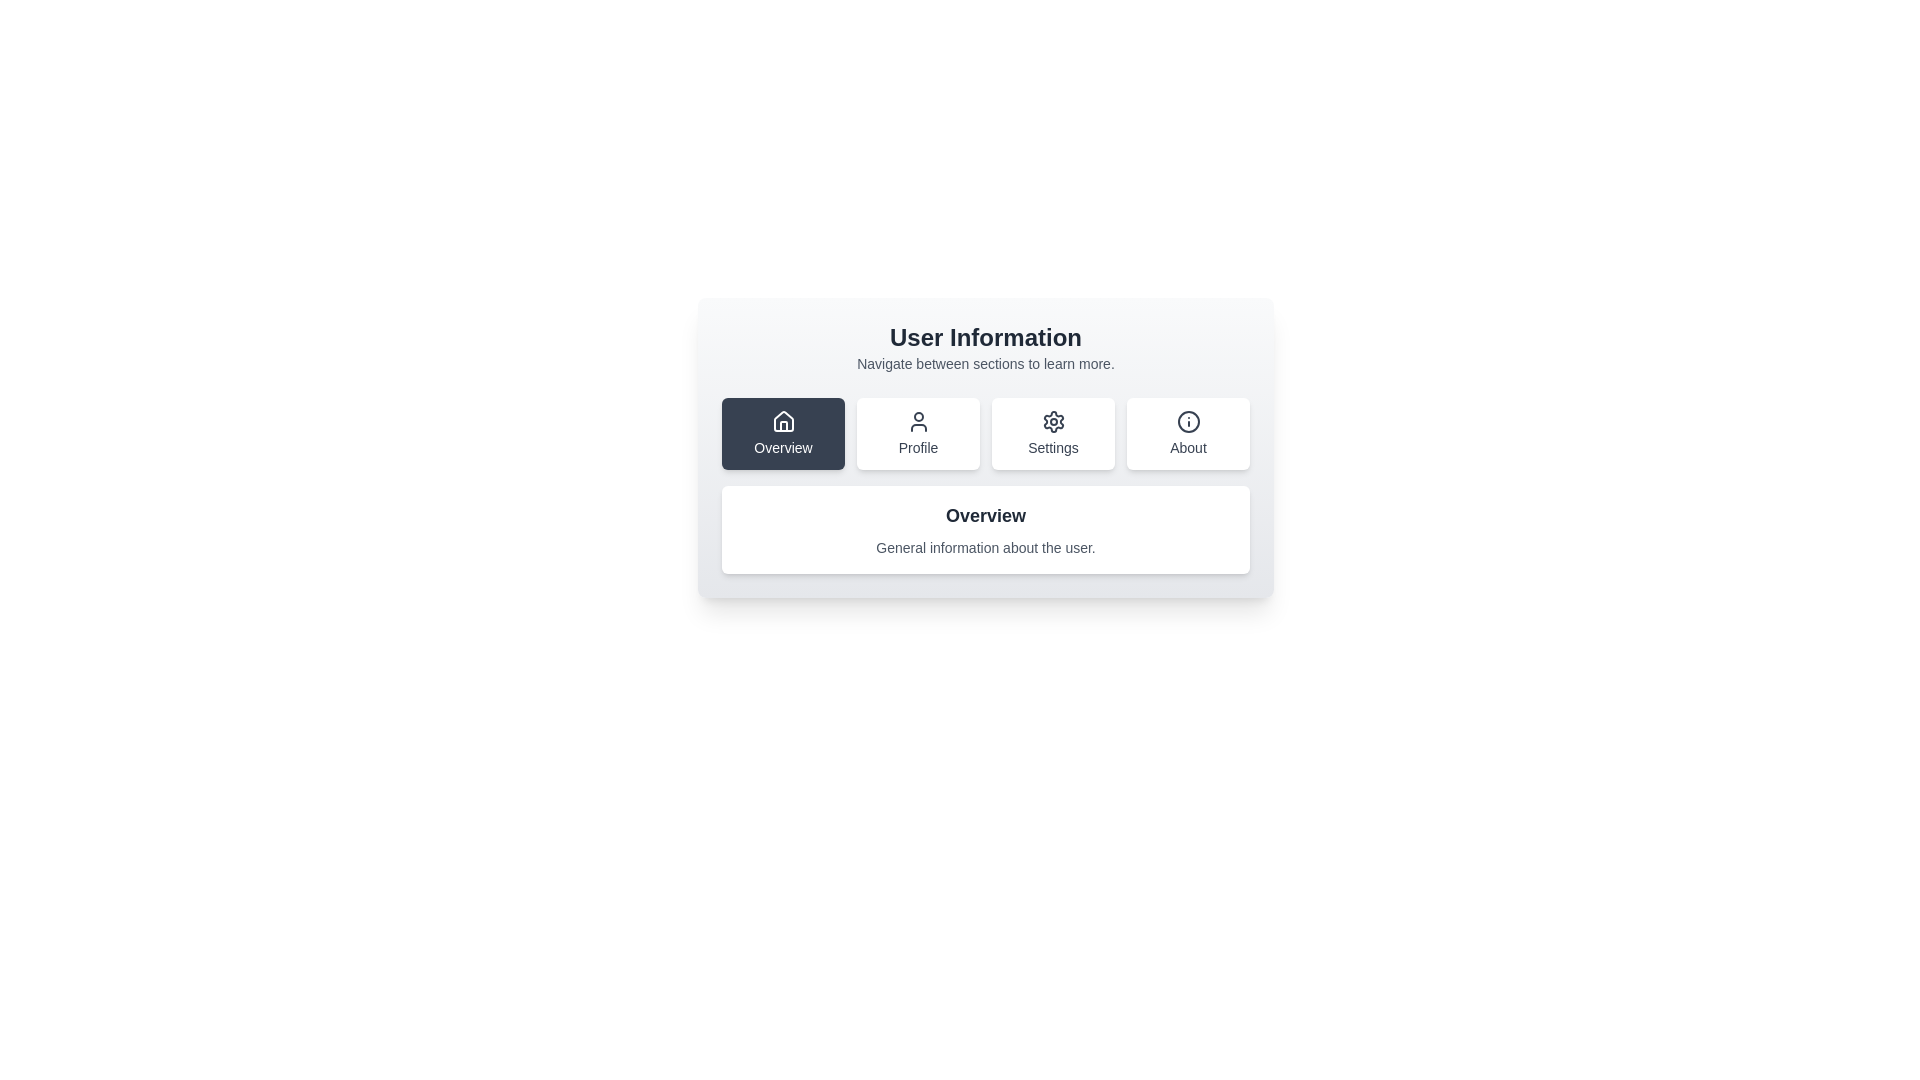  What do you see at coordinates (985, 337) in the screenshot?
I see `the 'User Information' text header, which is a bold, larger-sized, dark gray text element centered at the top of a card-like UI component` at bounding box center [985, 337].